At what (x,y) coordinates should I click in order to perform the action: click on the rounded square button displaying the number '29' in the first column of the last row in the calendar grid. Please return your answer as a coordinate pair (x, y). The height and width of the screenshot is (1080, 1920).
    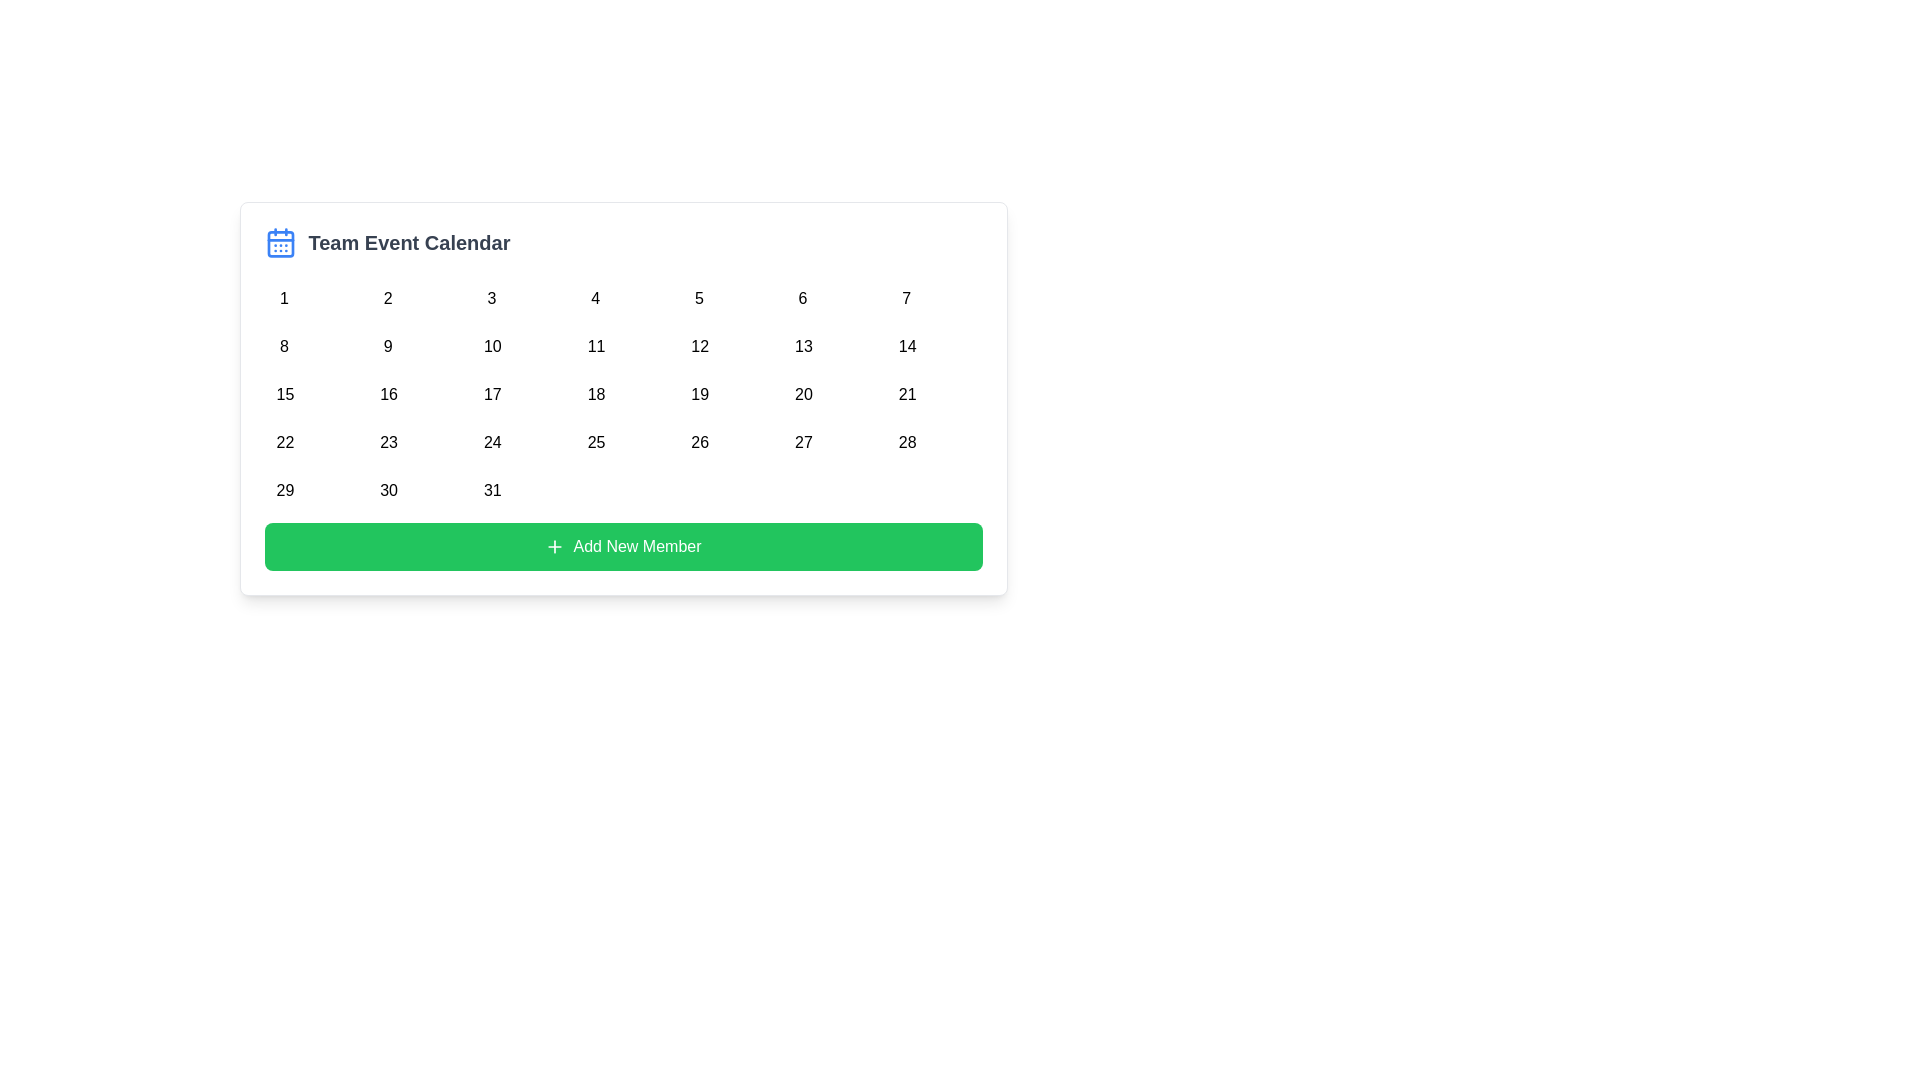
    Looking at the image, I should click on (283, 486).